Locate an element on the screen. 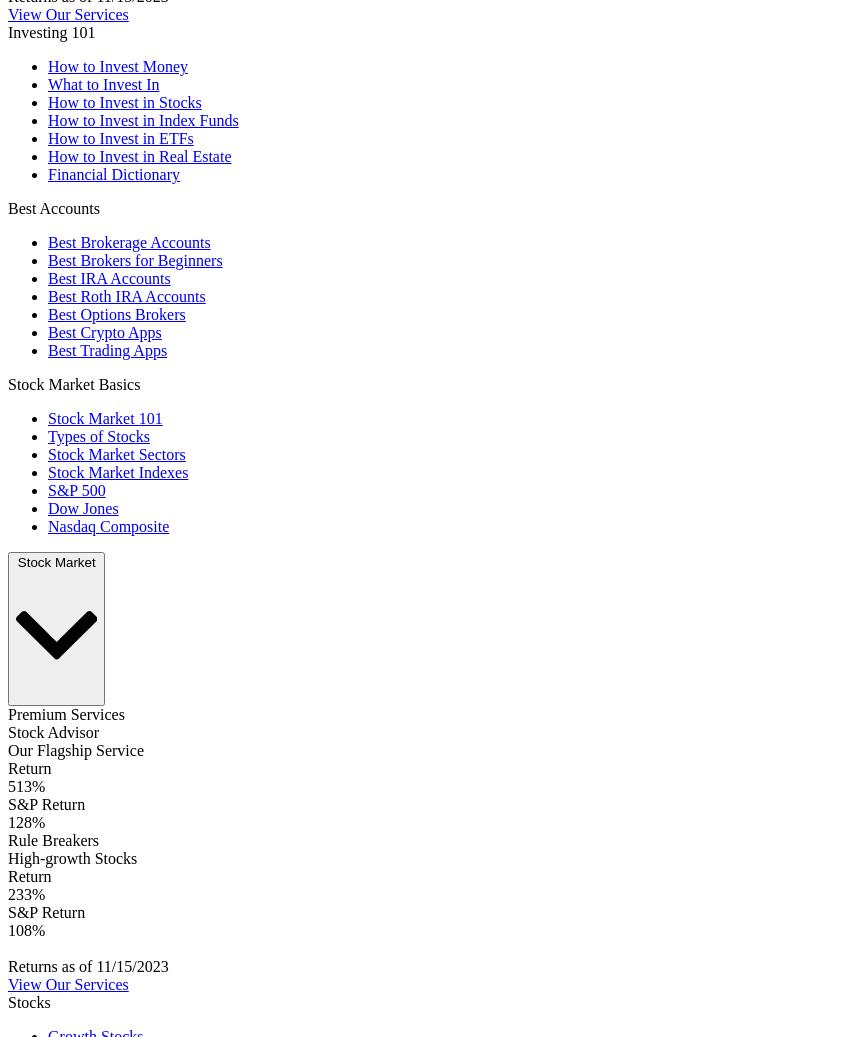 The height and width of the screenshot is (1037, 851). 'Stock Market Sectors' is located at coordinates (115, 453).